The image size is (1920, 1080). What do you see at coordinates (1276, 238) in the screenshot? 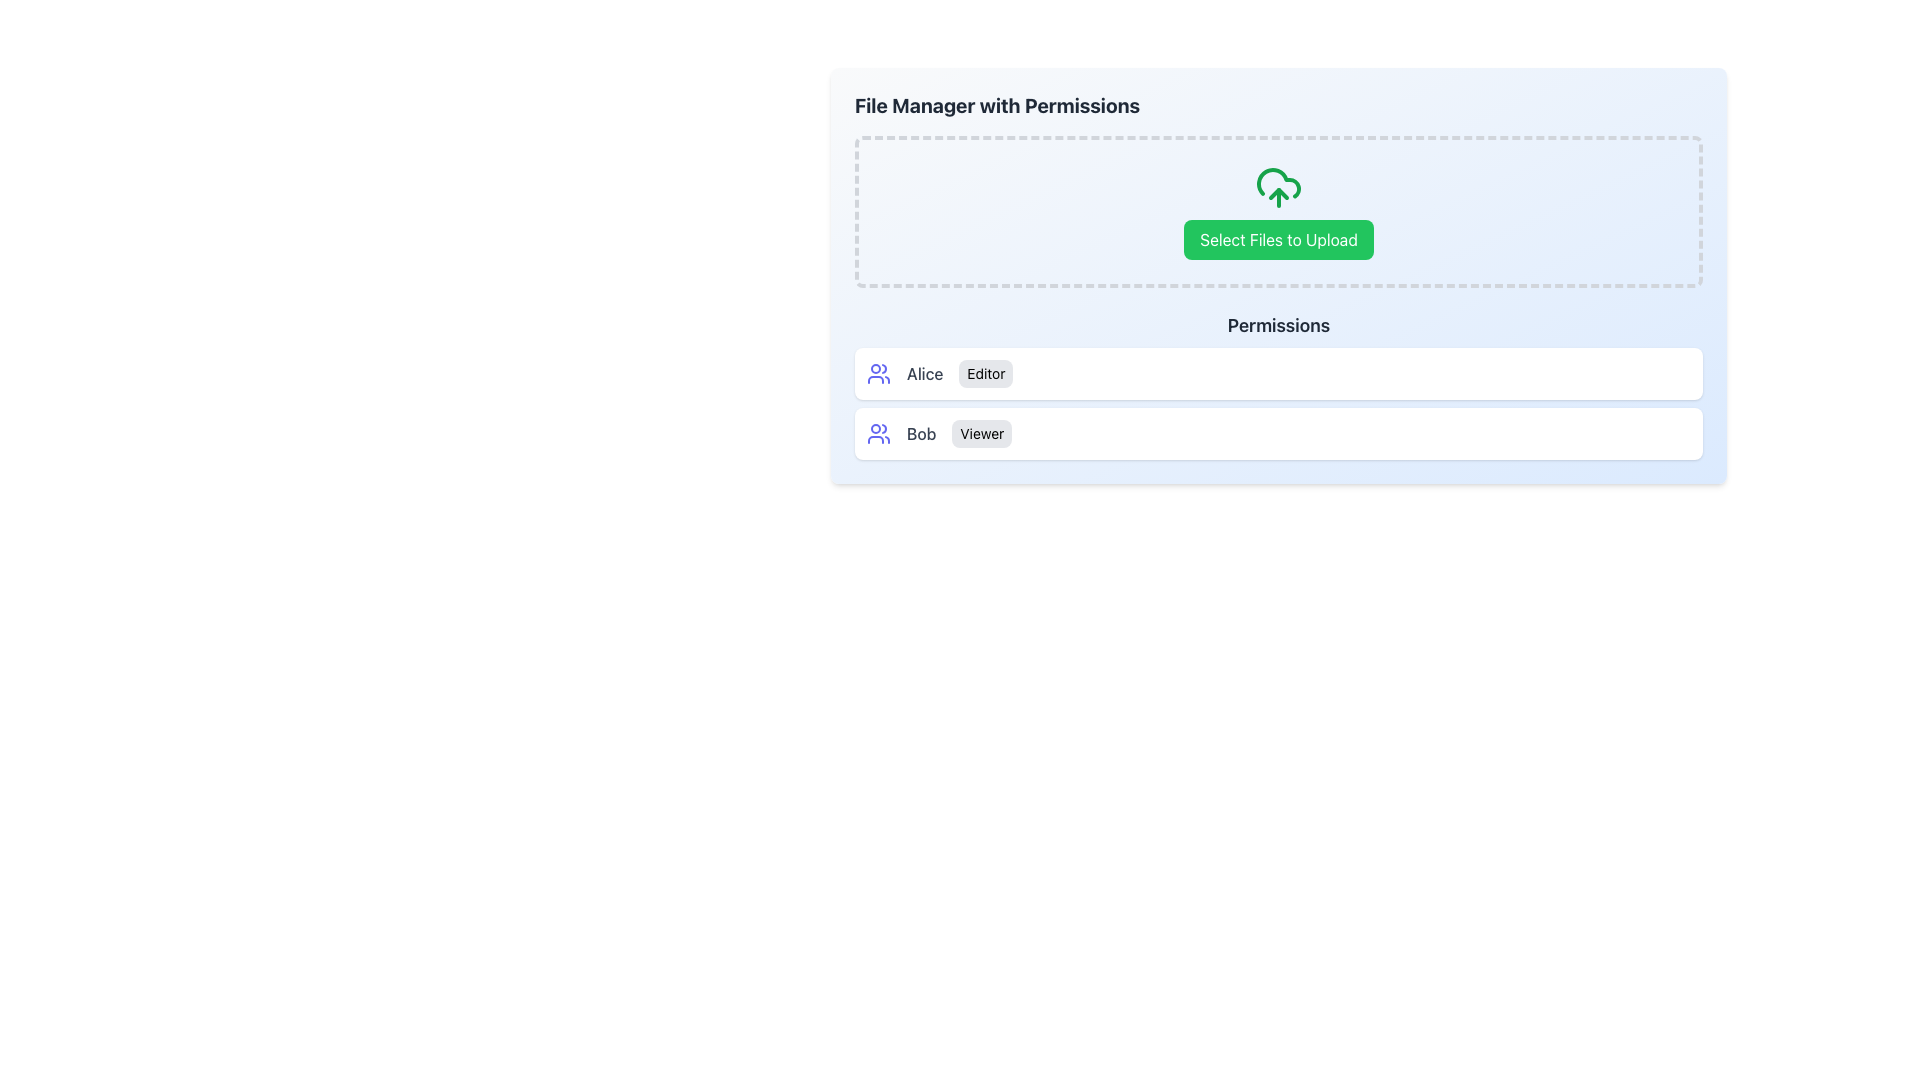
I see `the button located below the cloud upload icon to initiate the file upload process` at bounding box center [1276, 238].